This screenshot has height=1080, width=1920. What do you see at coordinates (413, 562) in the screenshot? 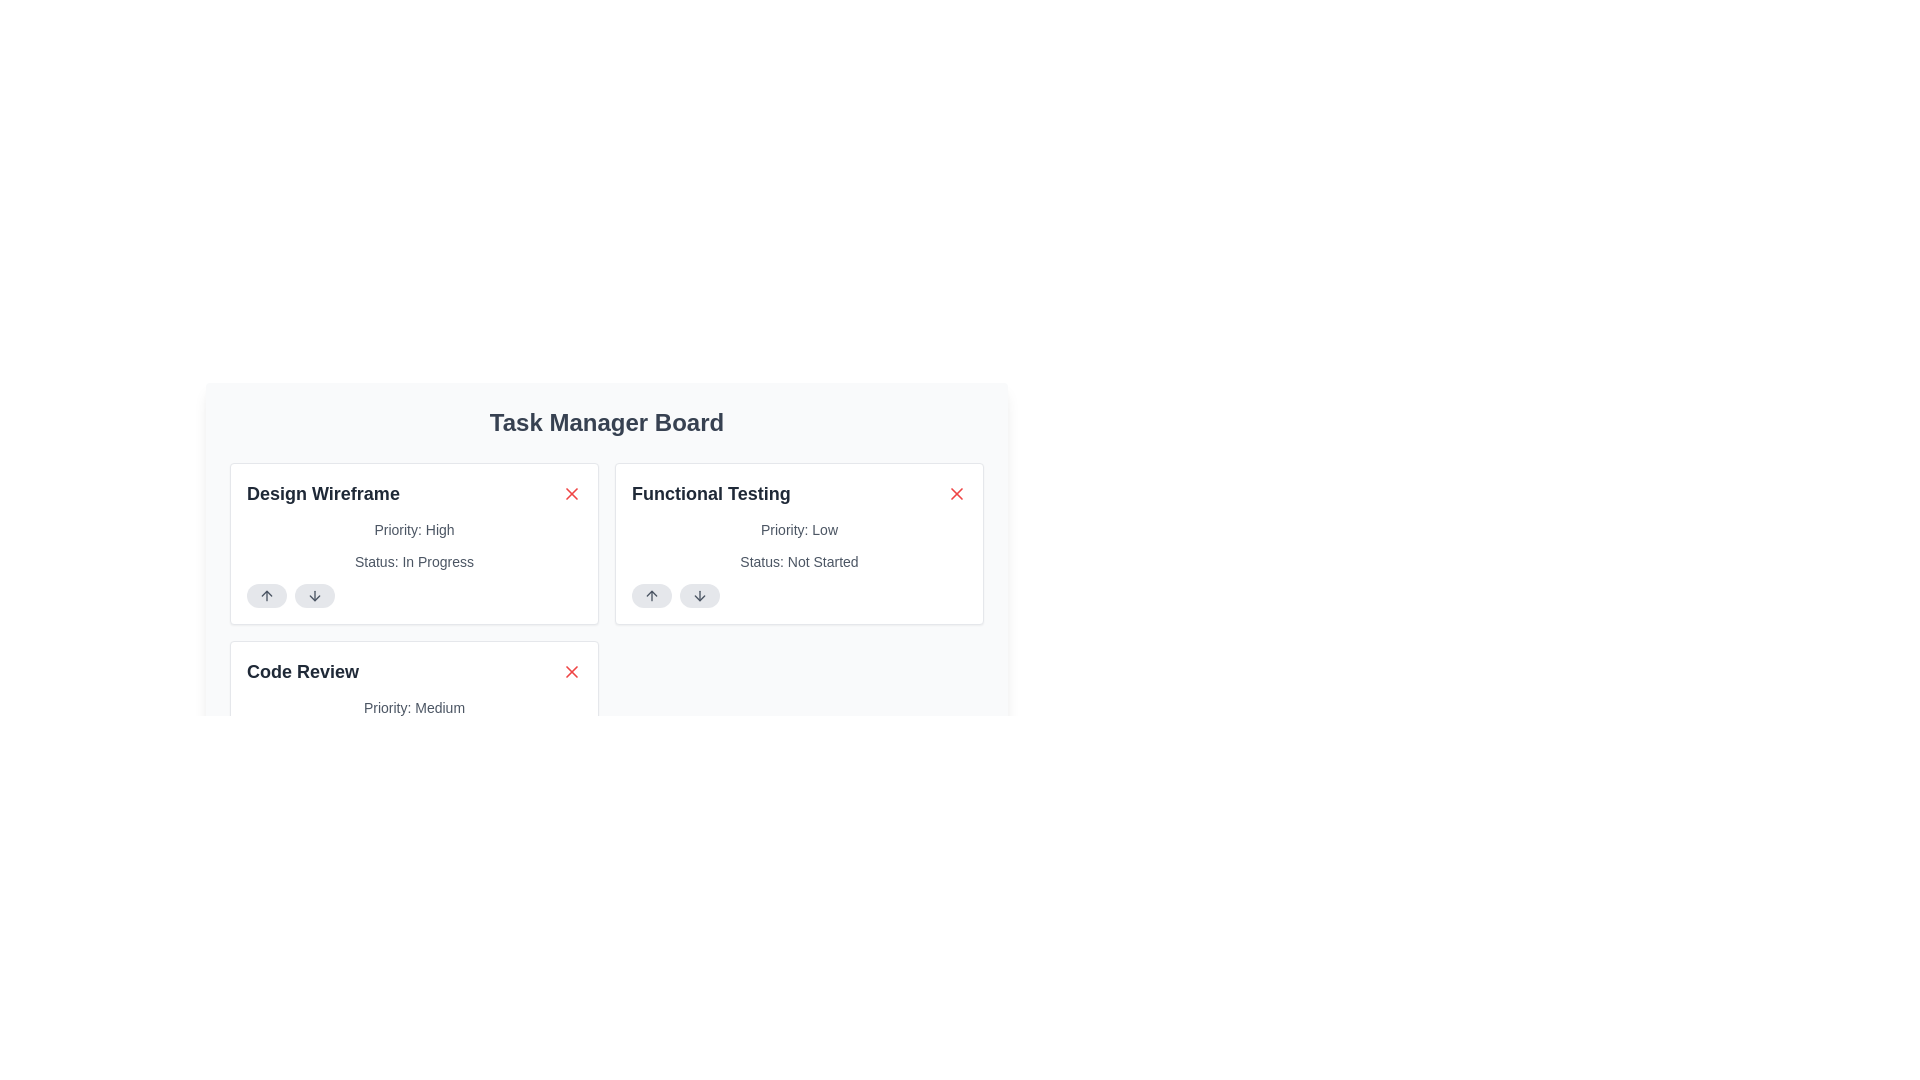
I see `the 'In Progress' status text label located below the 'Priority: High' line in the 'Design Wireframe' card` at bounding box center [413, 562].